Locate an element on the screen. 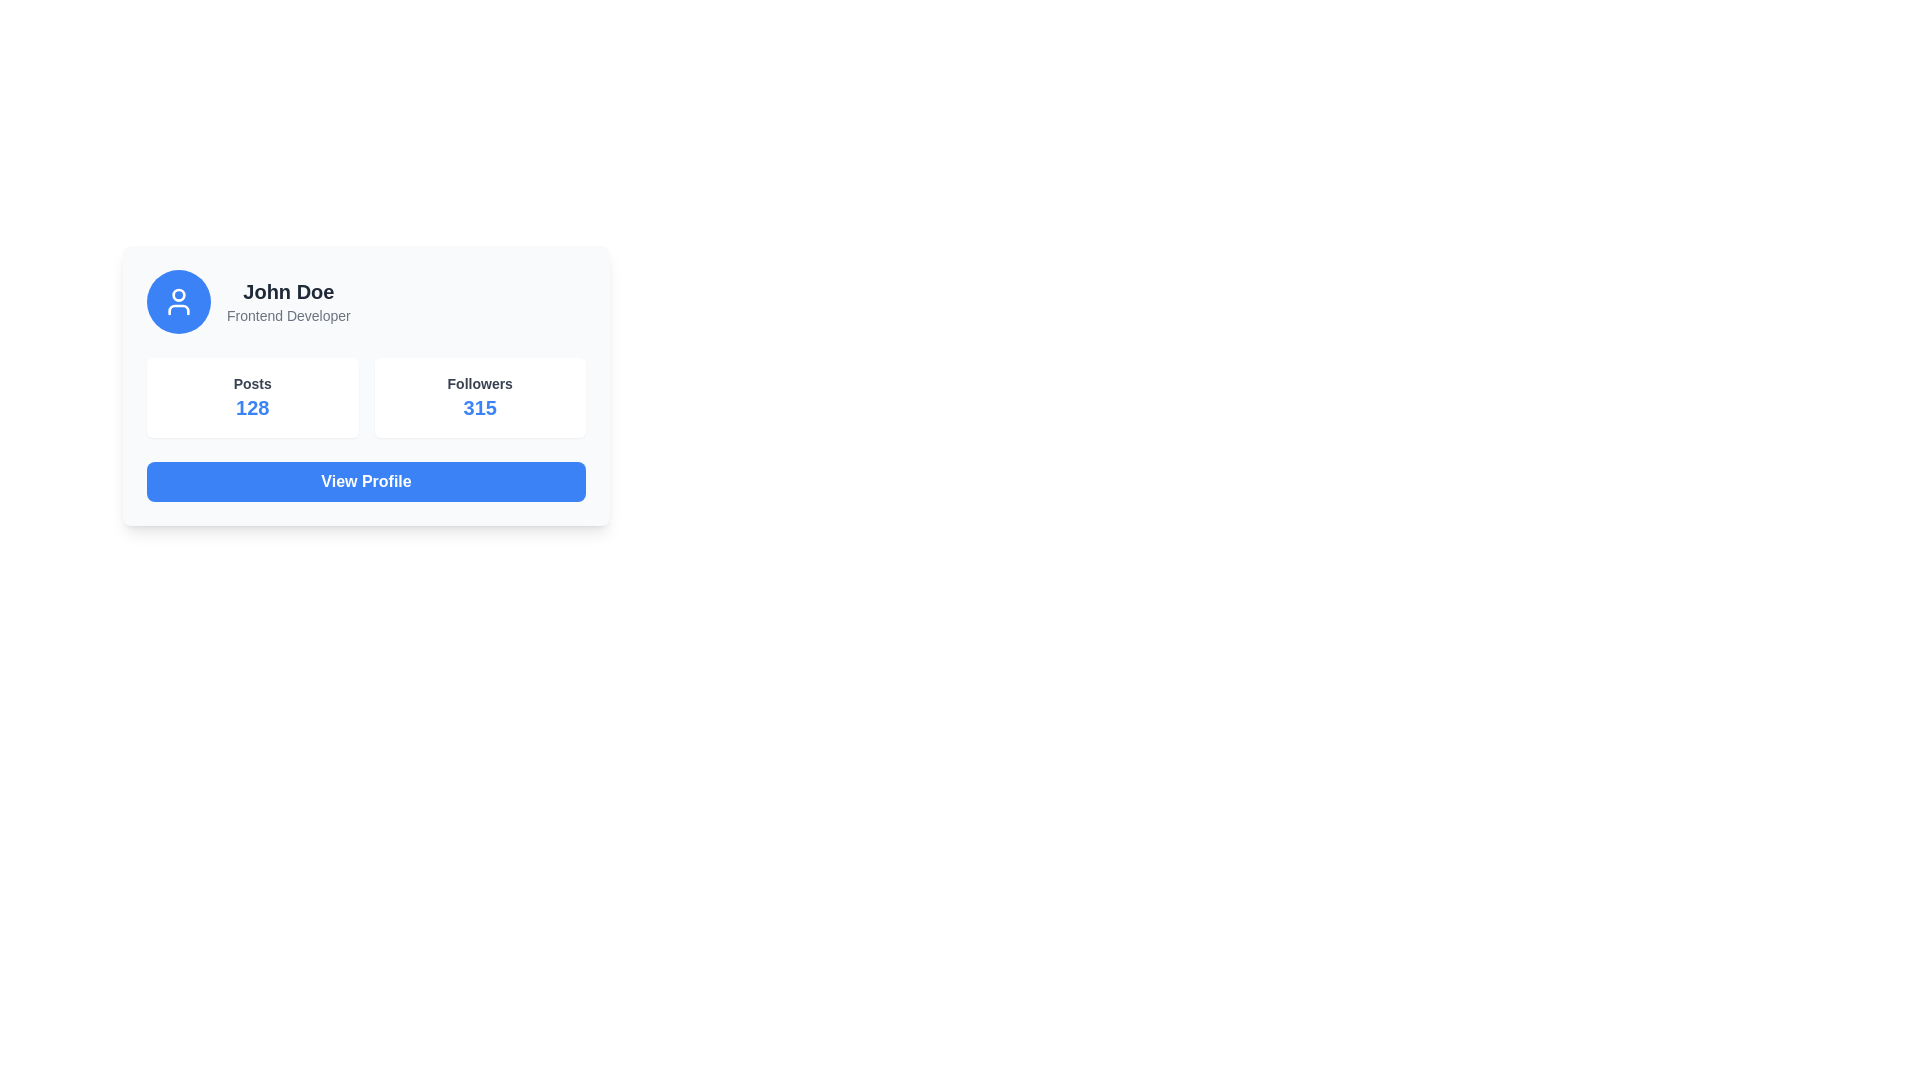  the informational card displaying the follower count, located in the bottom-right section of the grid, next to the 'Posts 128' item is located at coordinates (480, 397).